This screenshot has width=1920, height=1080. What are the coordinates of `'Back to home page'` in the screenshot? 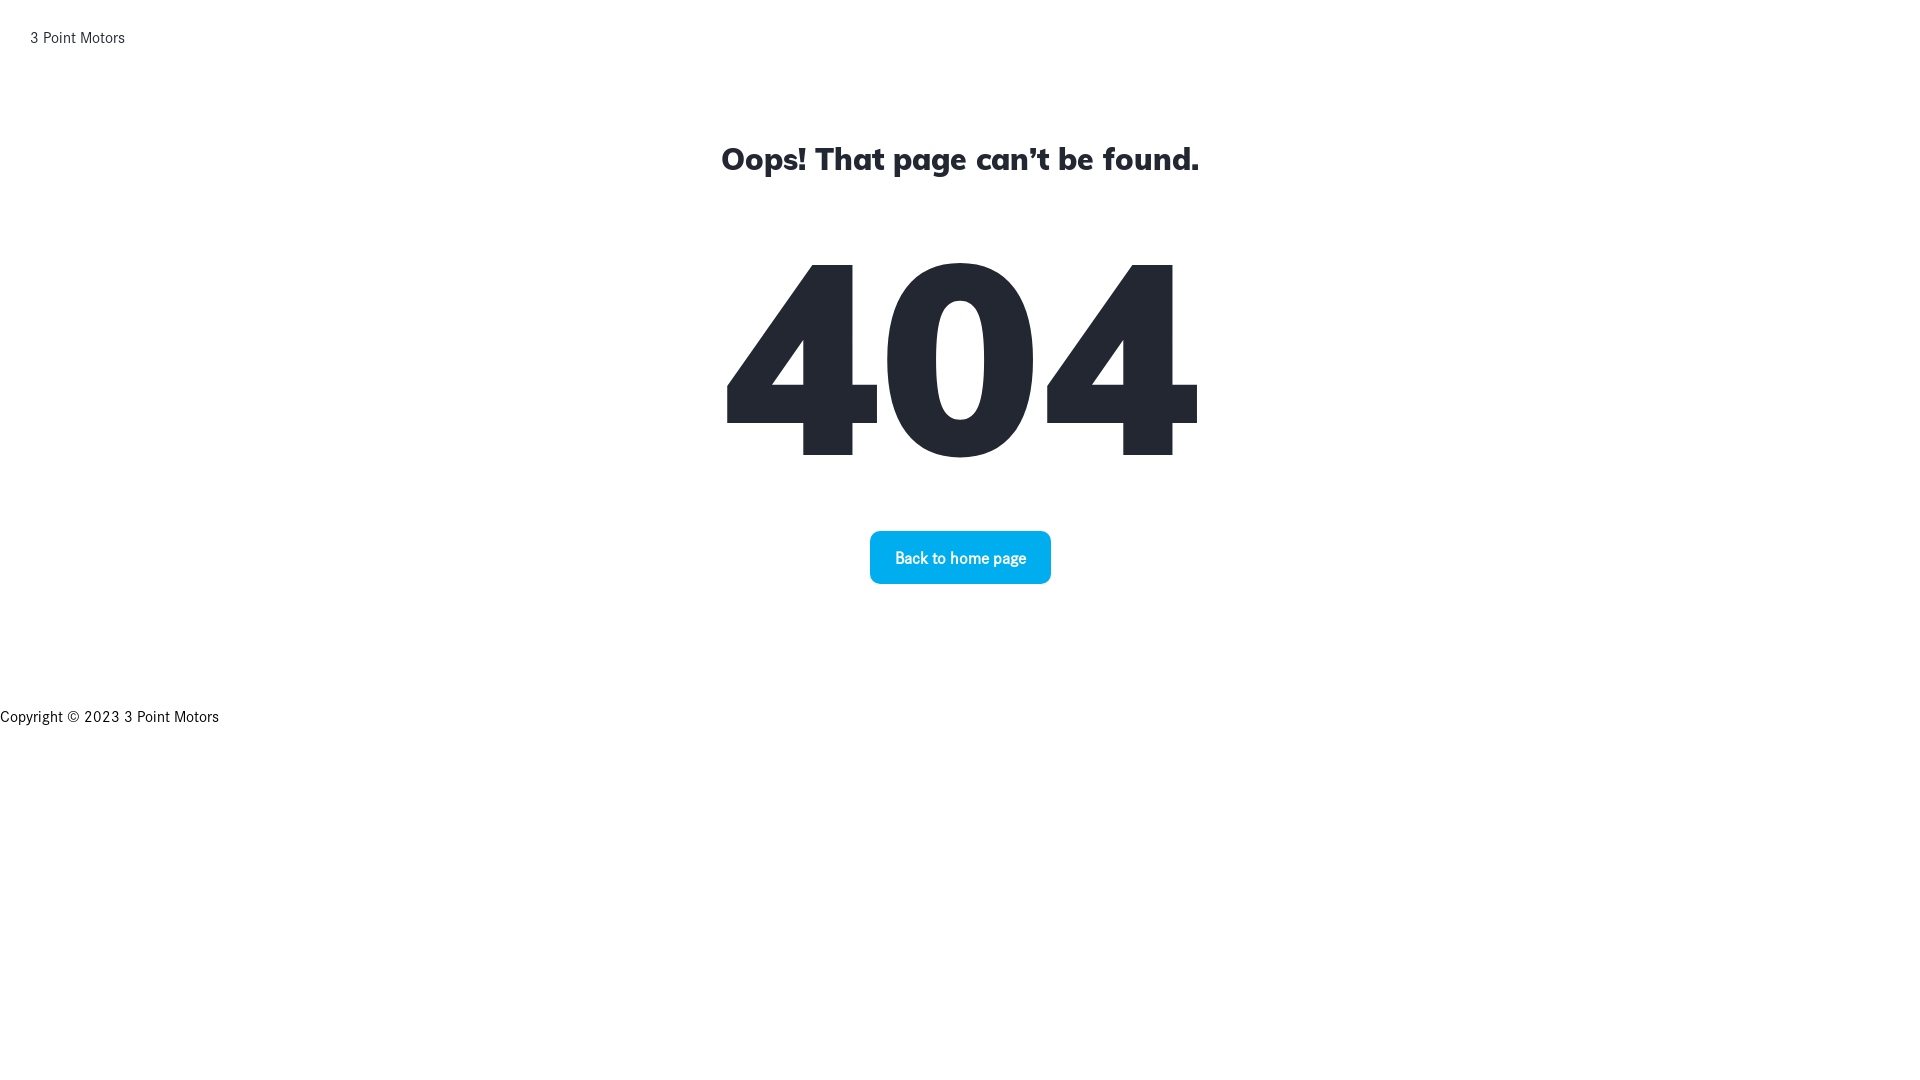 It's located at (960, 557).